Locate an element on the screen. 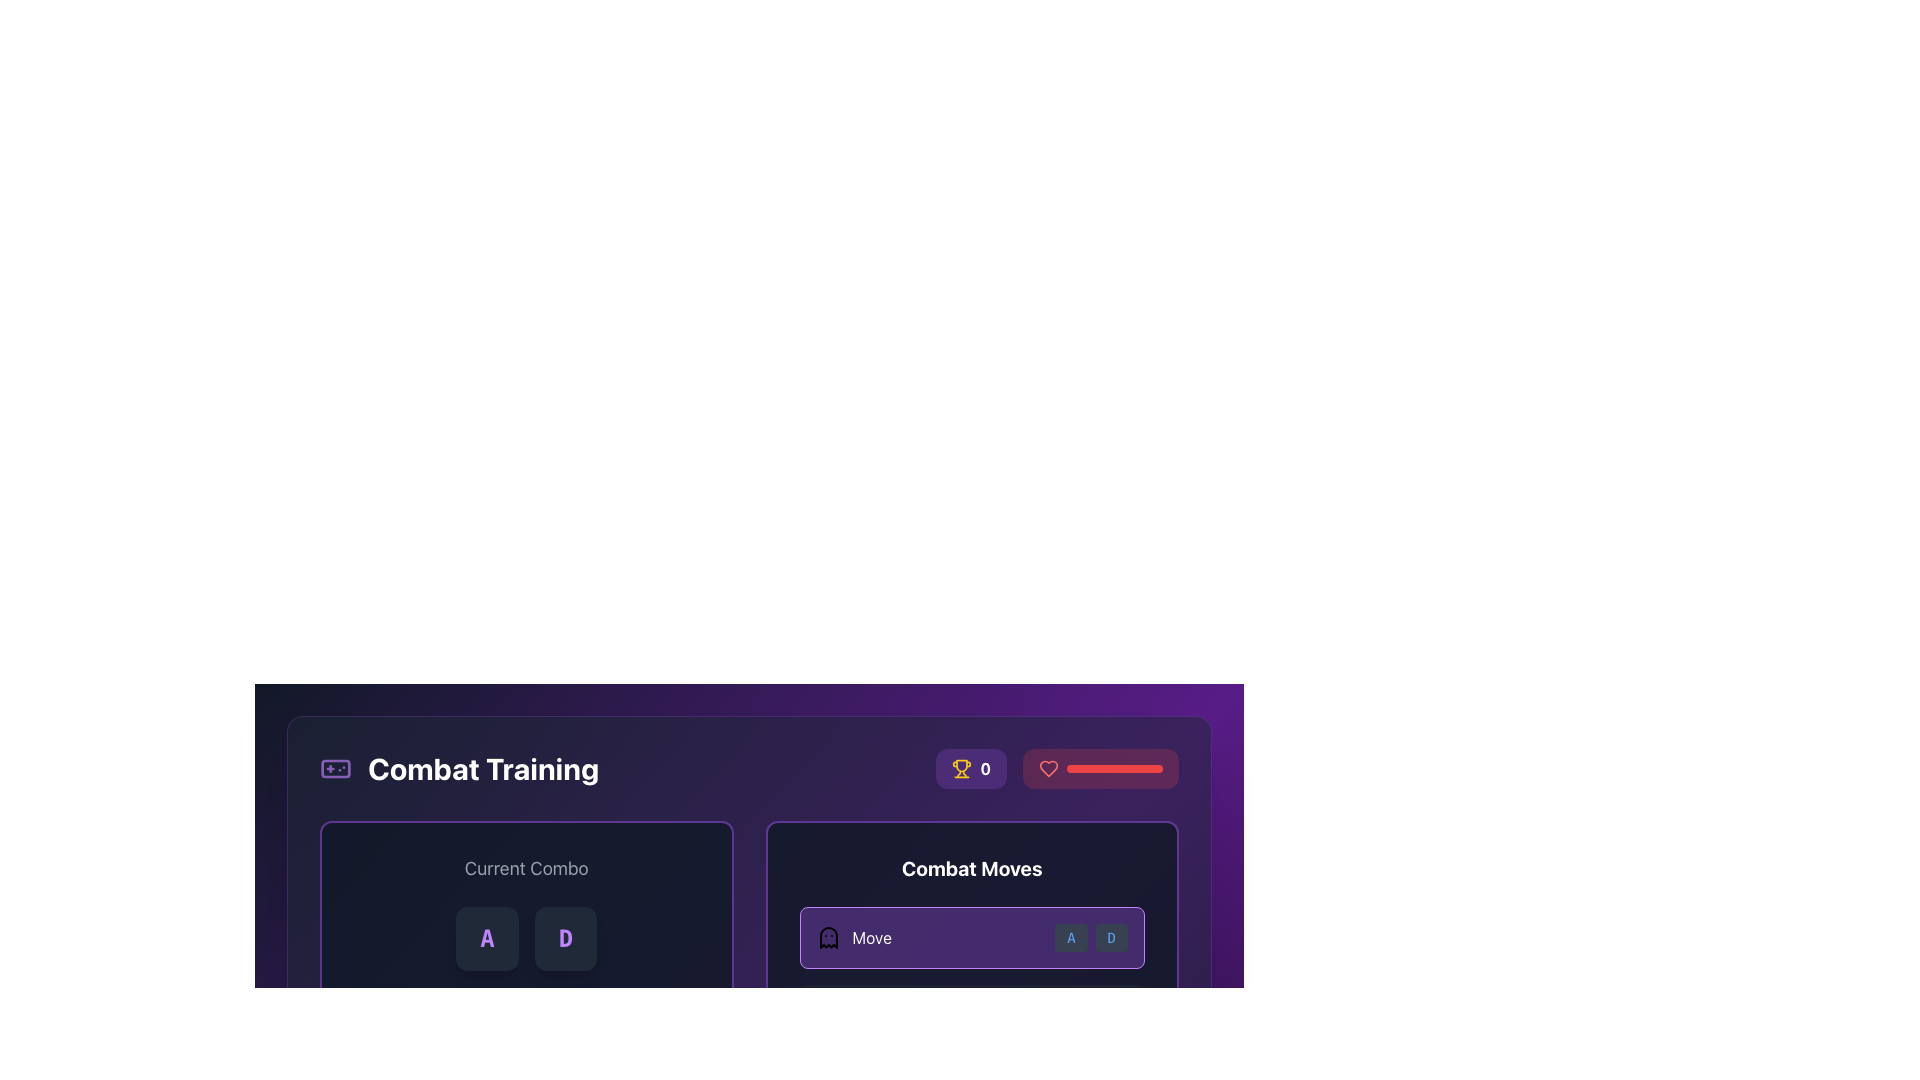 The width and height of the screenshot is (1920, 1080). the progress bar UI component in the top-right corner of the 'Combat Training' card, which indicates health or life count and is located to the right of a purple section with a yellow trophy icon and the digit '0' is located at coordinates (1056, 767).